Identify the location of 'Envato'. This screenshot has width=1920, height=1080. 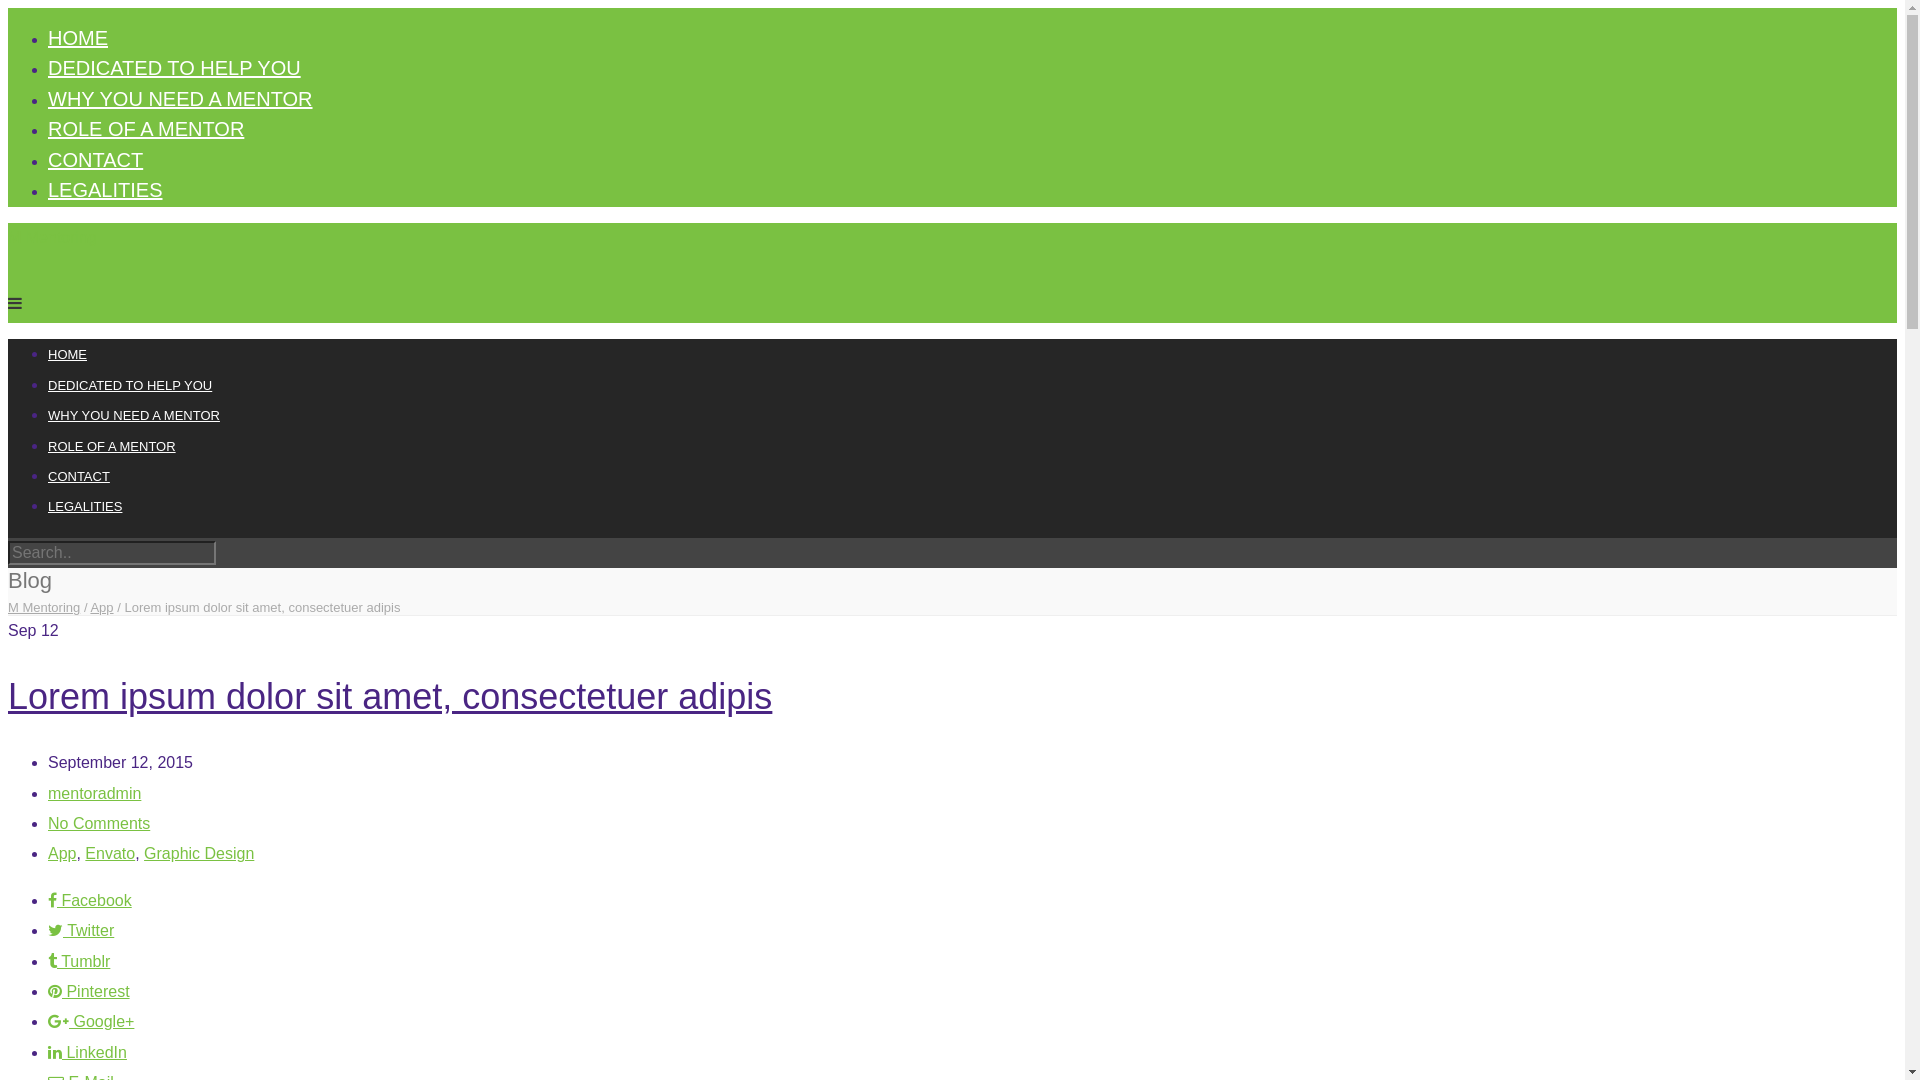
(109, 853).